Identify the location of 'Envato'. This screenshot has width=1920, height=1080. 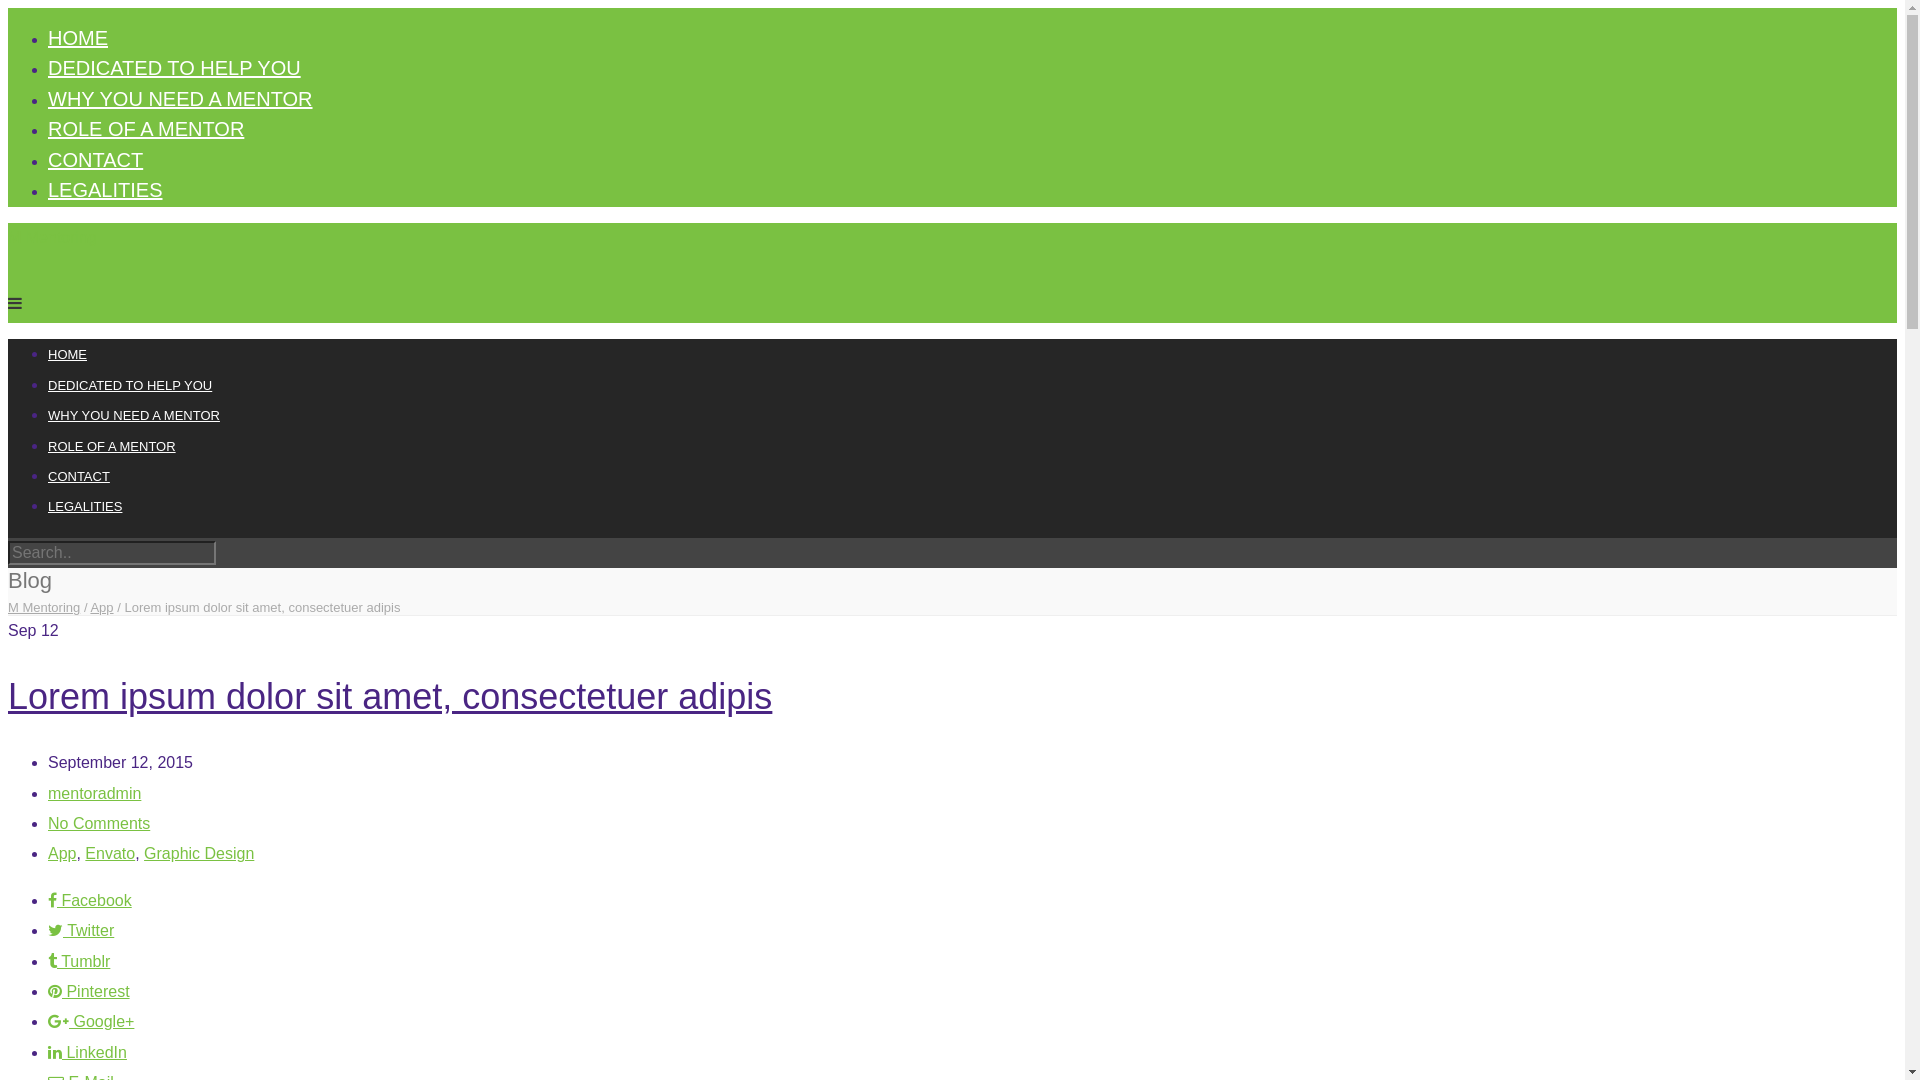
(109, 853).